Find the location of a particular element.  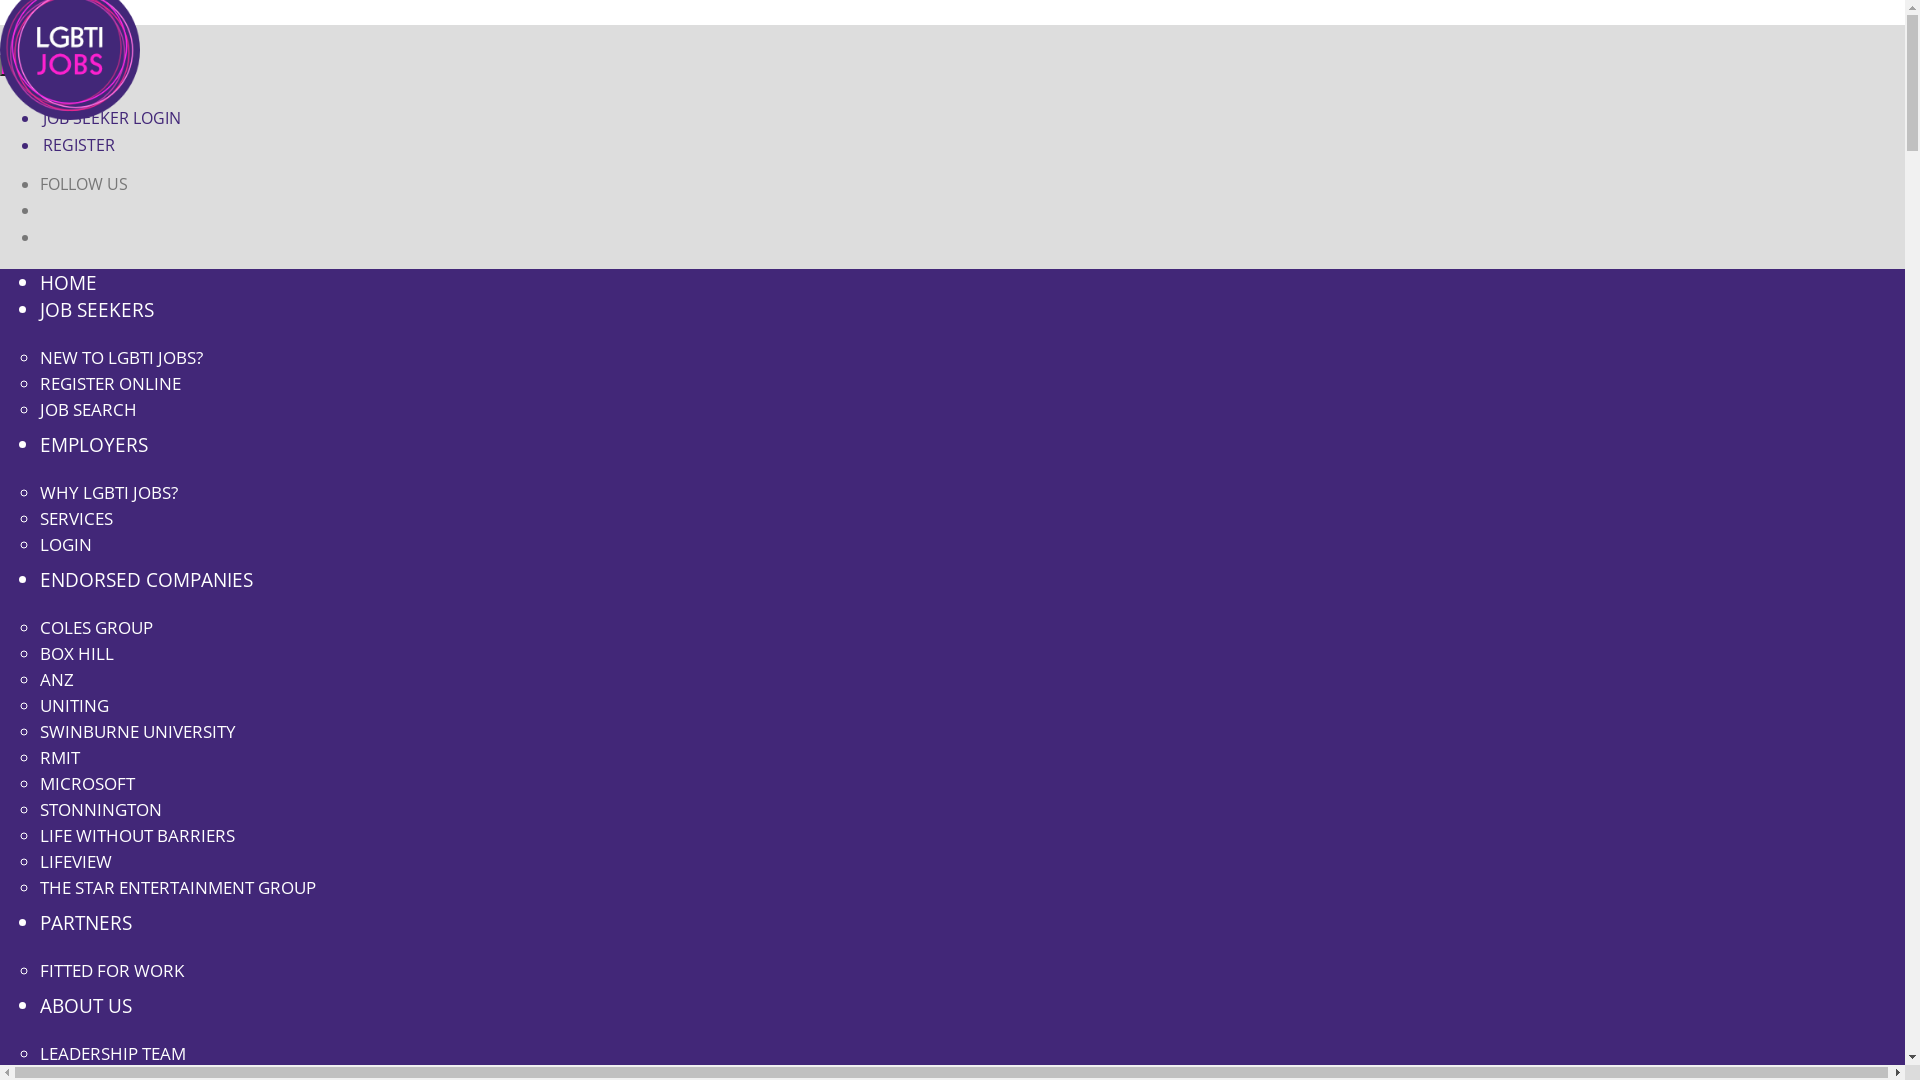

'COLES GROUP' is located at coordinates (95, 626).